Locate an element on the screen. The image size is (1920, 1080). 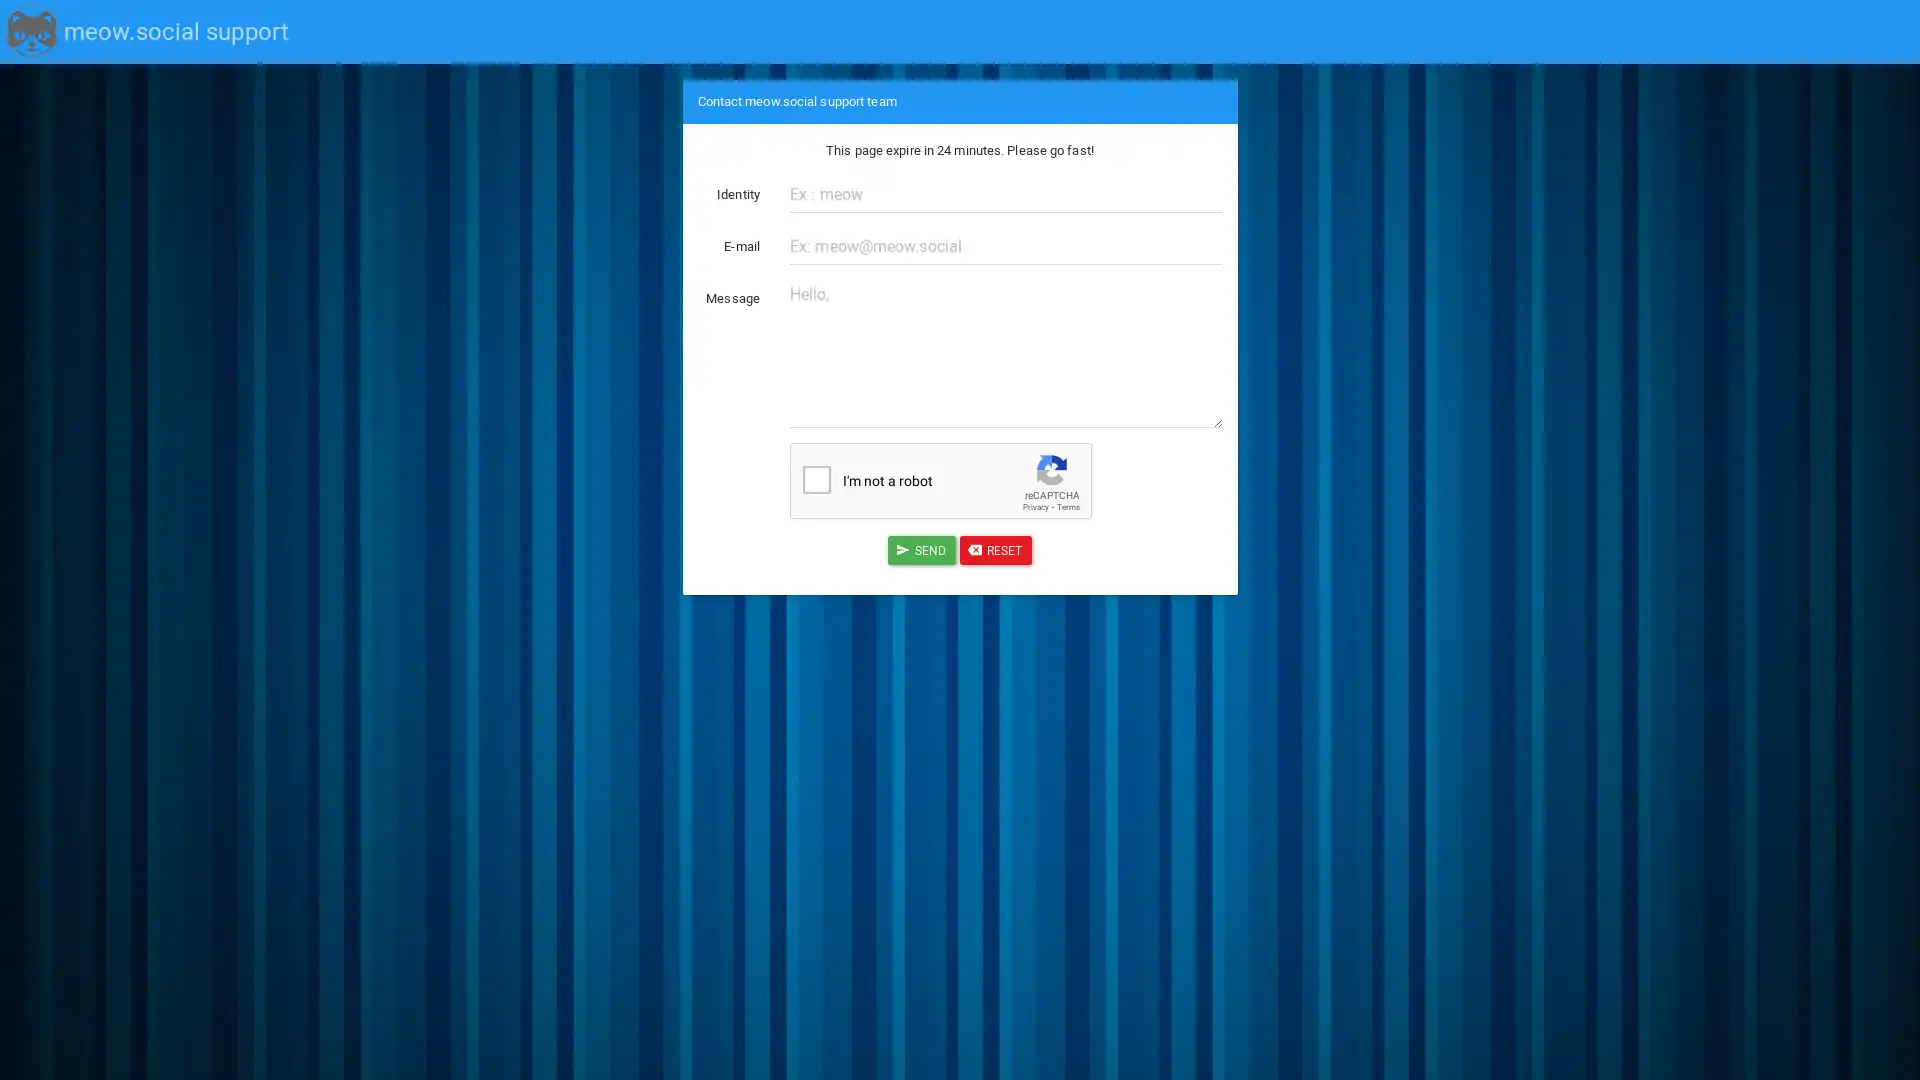
SEND is located at coordinates (920, 549).